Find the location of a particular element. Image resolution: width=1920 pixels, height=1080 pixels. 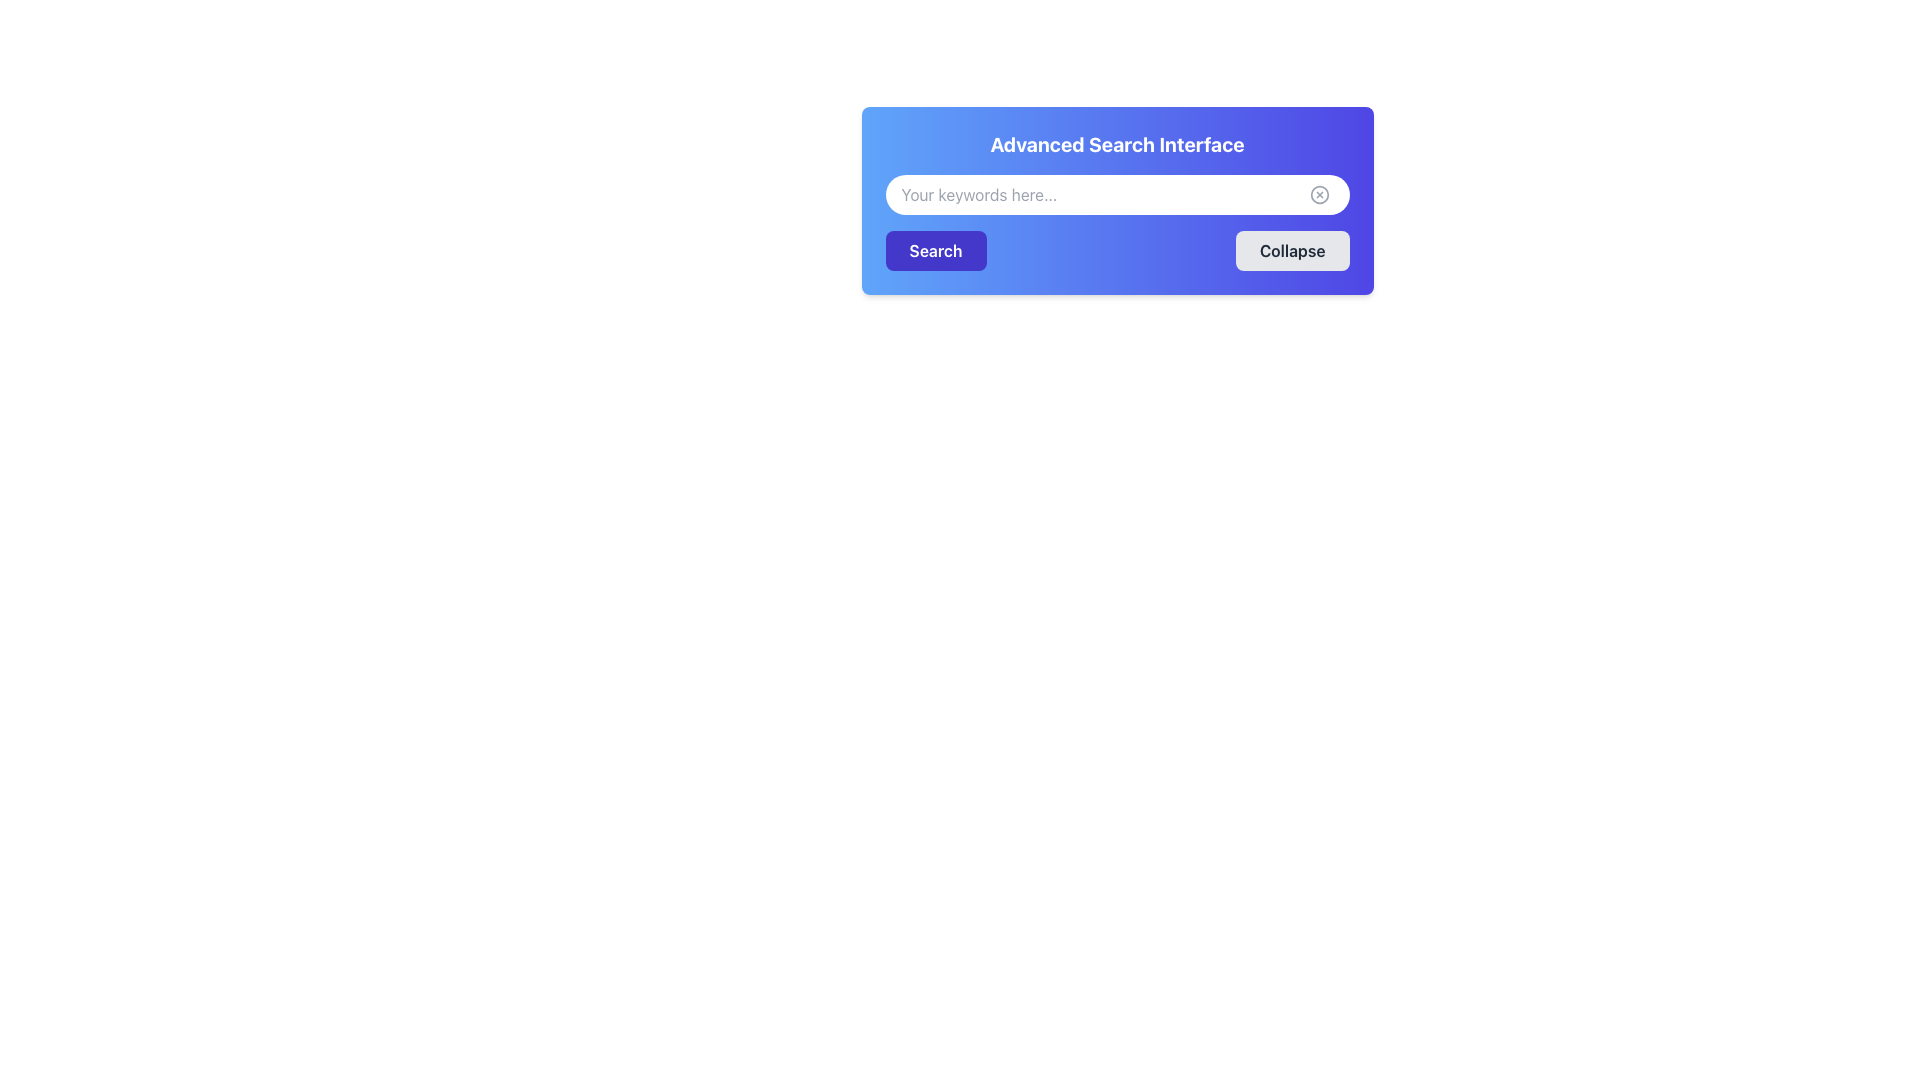

the 'Search' button, which is a rounded rectangular button with a purple background and white bold text, located in the lower left section of a card interface is located at coordinates (935, 249).